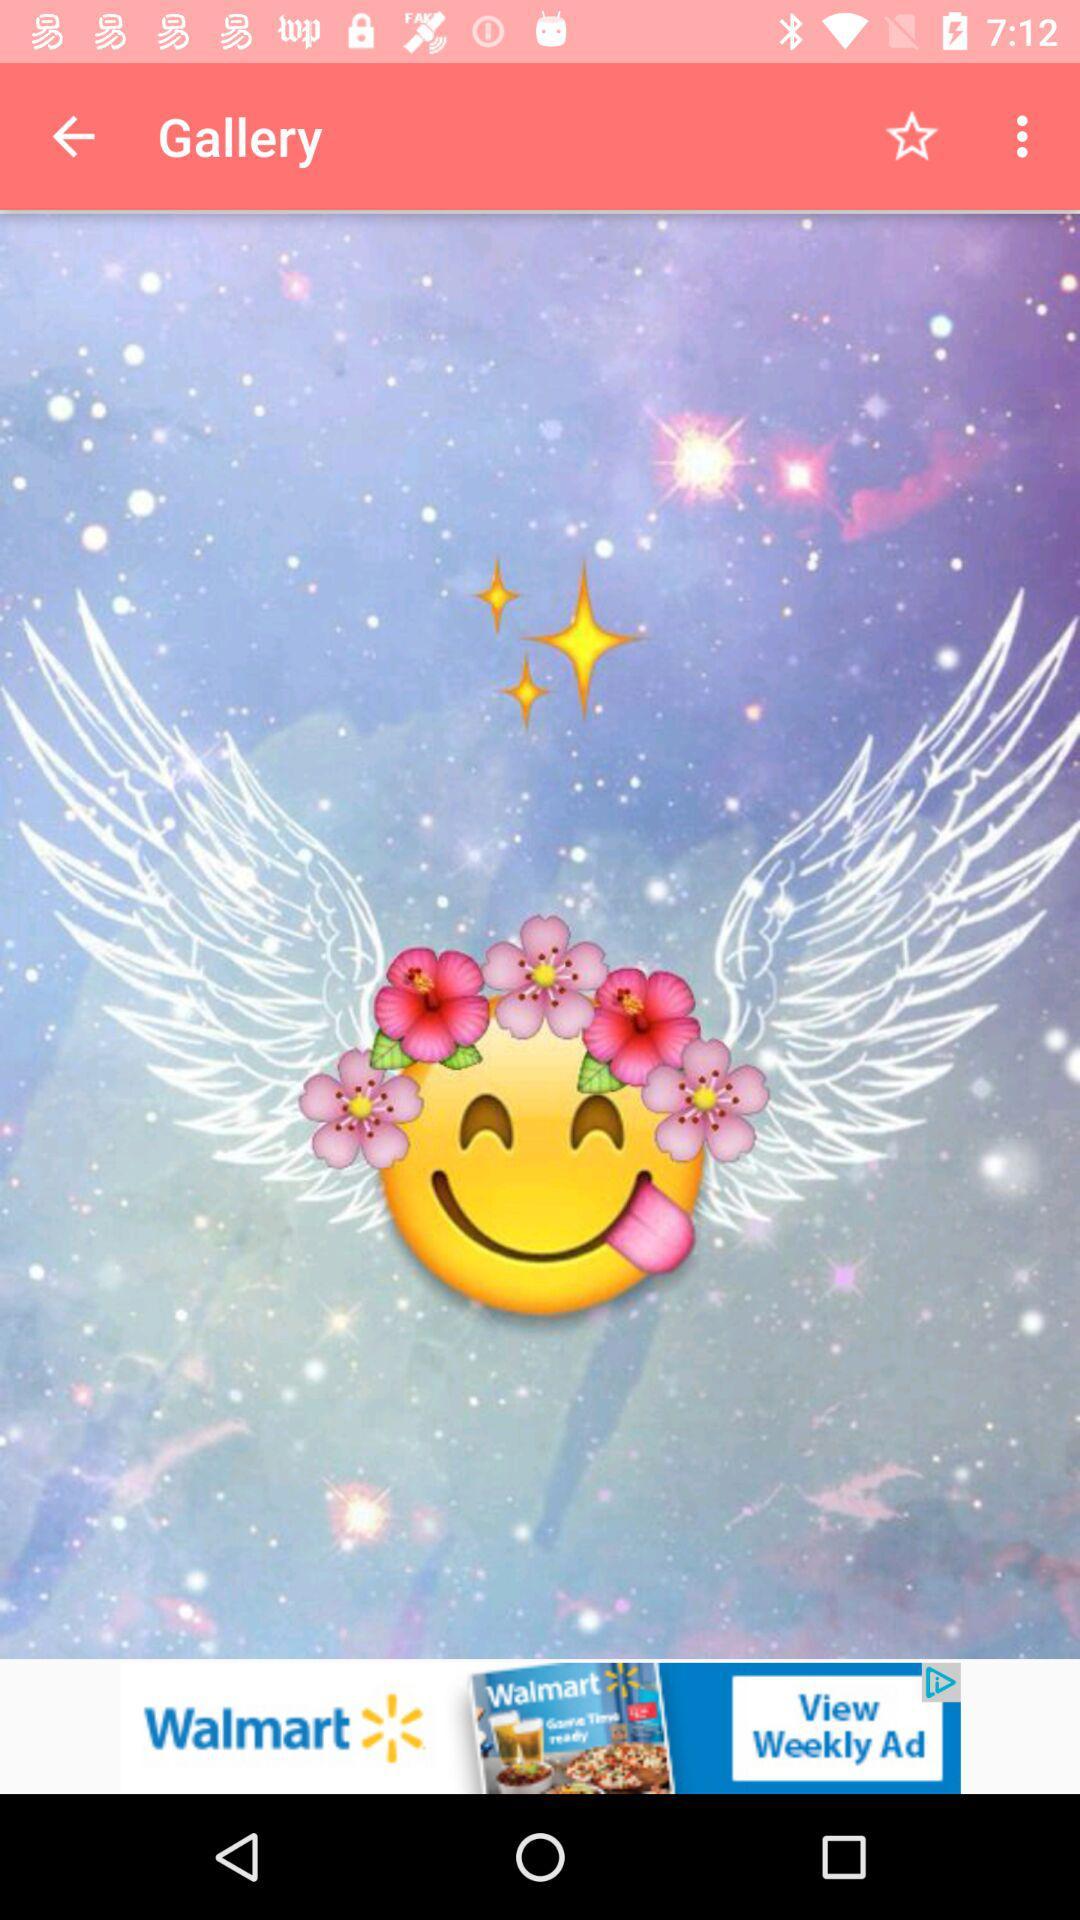 The width and height of the screenshot is (1080, 1920). I want to click on advertisent page, so click(540, 1727).